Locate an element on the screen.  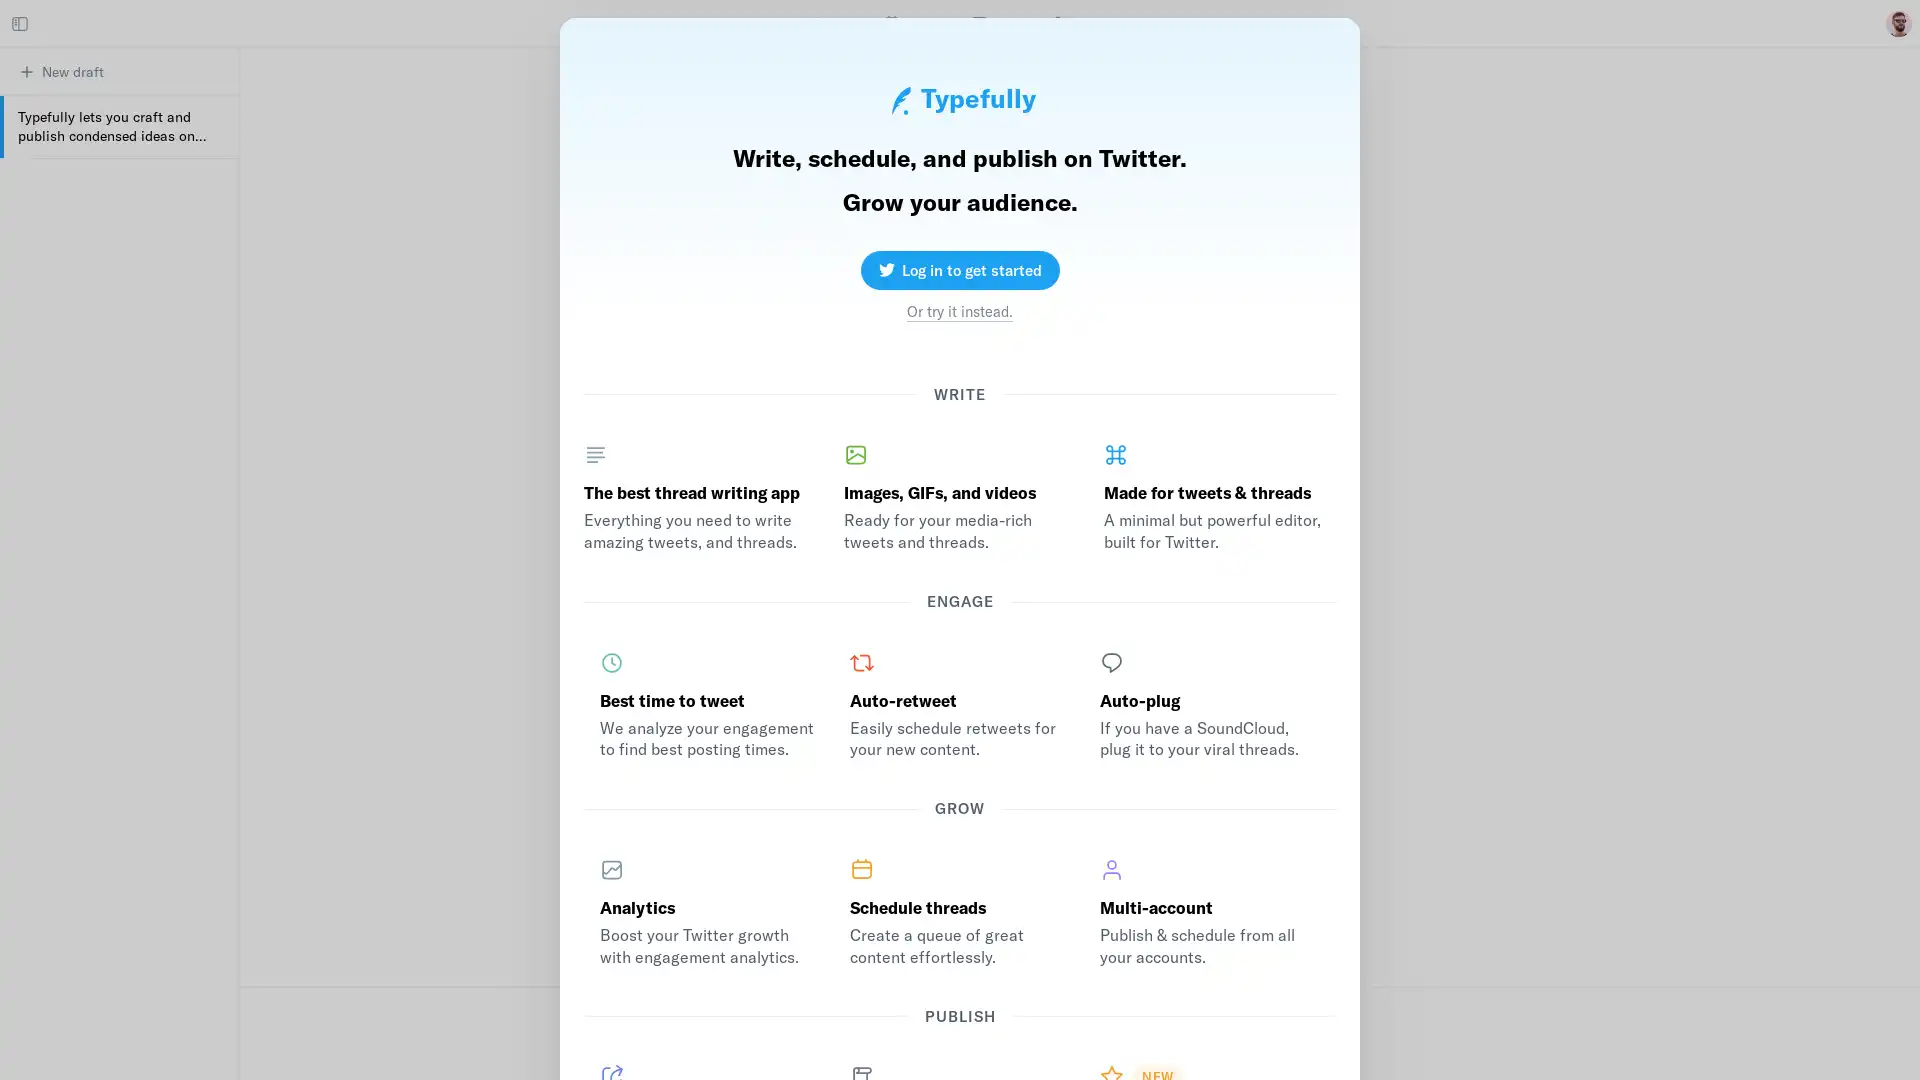
Log in to get started is located at coordinates (958, 268).